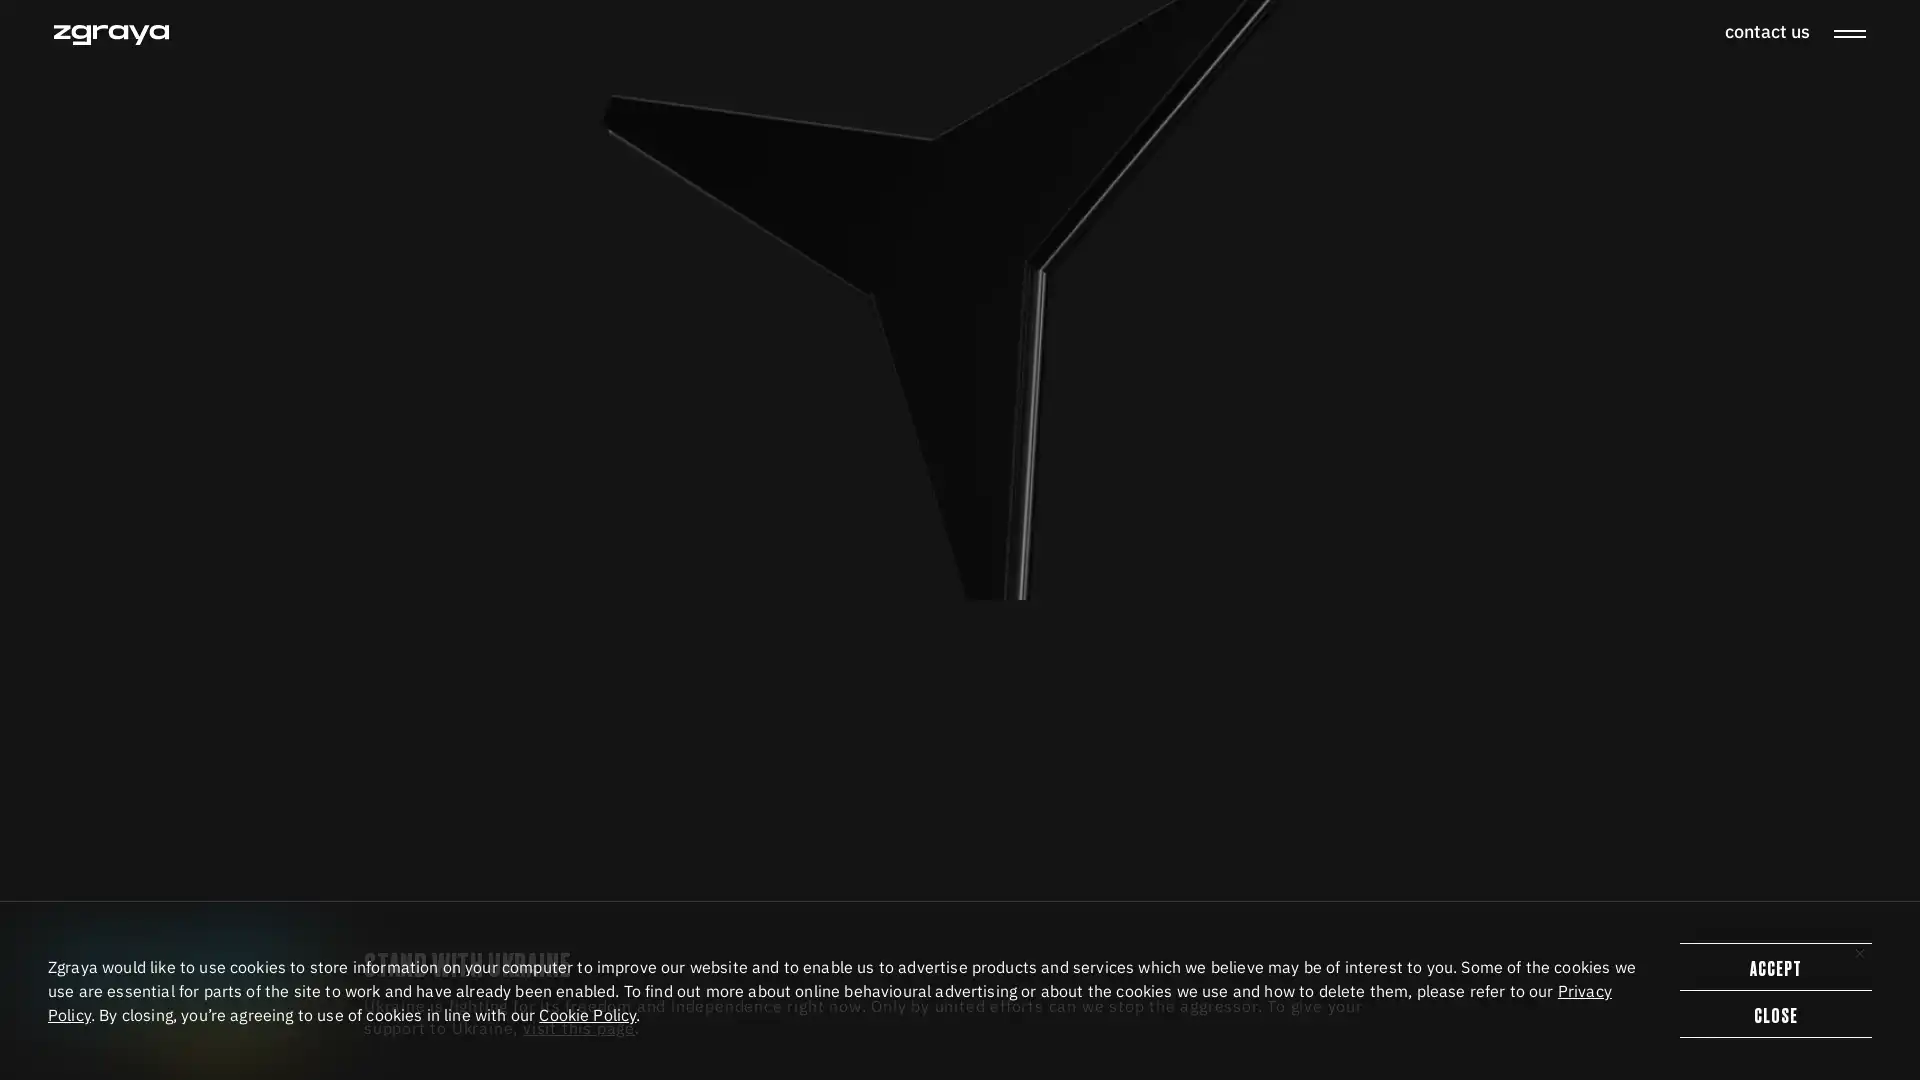  Describe the element at coordinates (586, 1014) in the screenshot. I see `learn more about cookies` at that location.